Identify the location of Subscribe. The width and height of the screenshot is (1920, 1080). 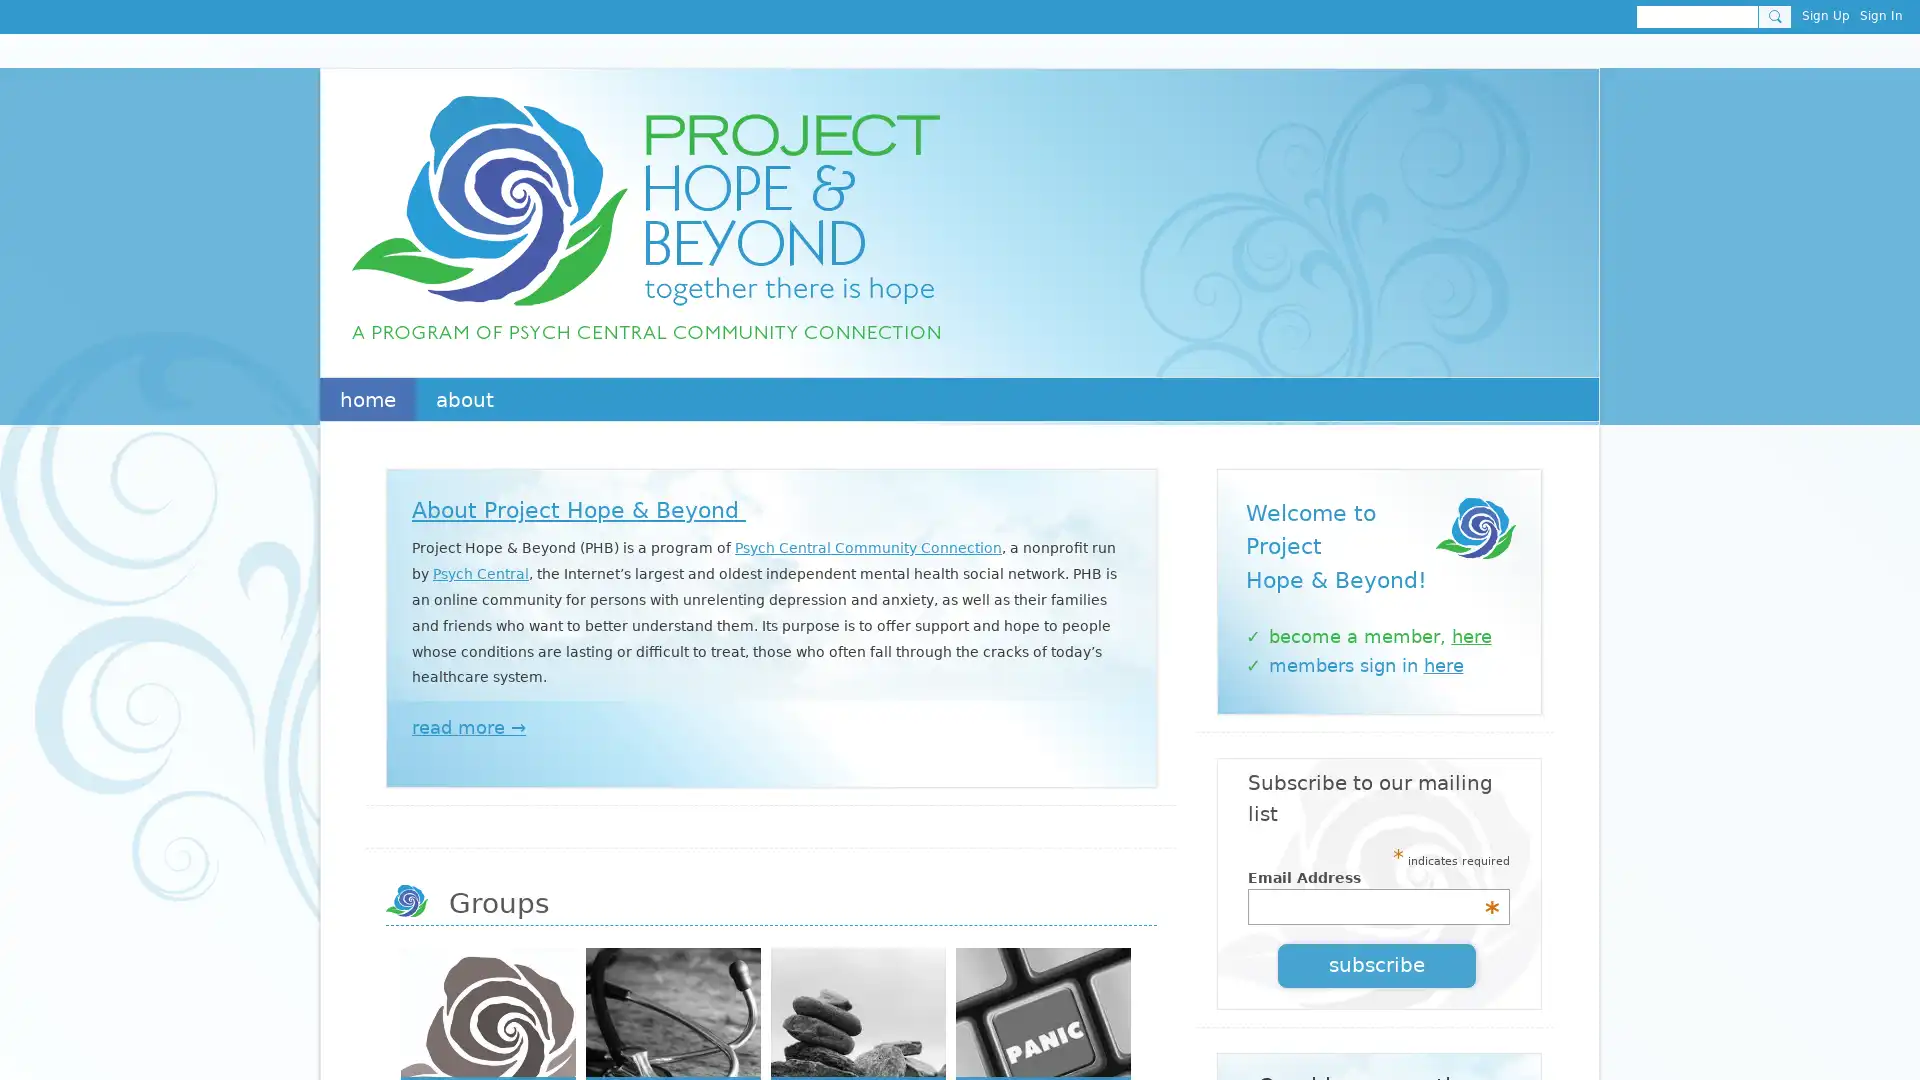
(1376, 963).